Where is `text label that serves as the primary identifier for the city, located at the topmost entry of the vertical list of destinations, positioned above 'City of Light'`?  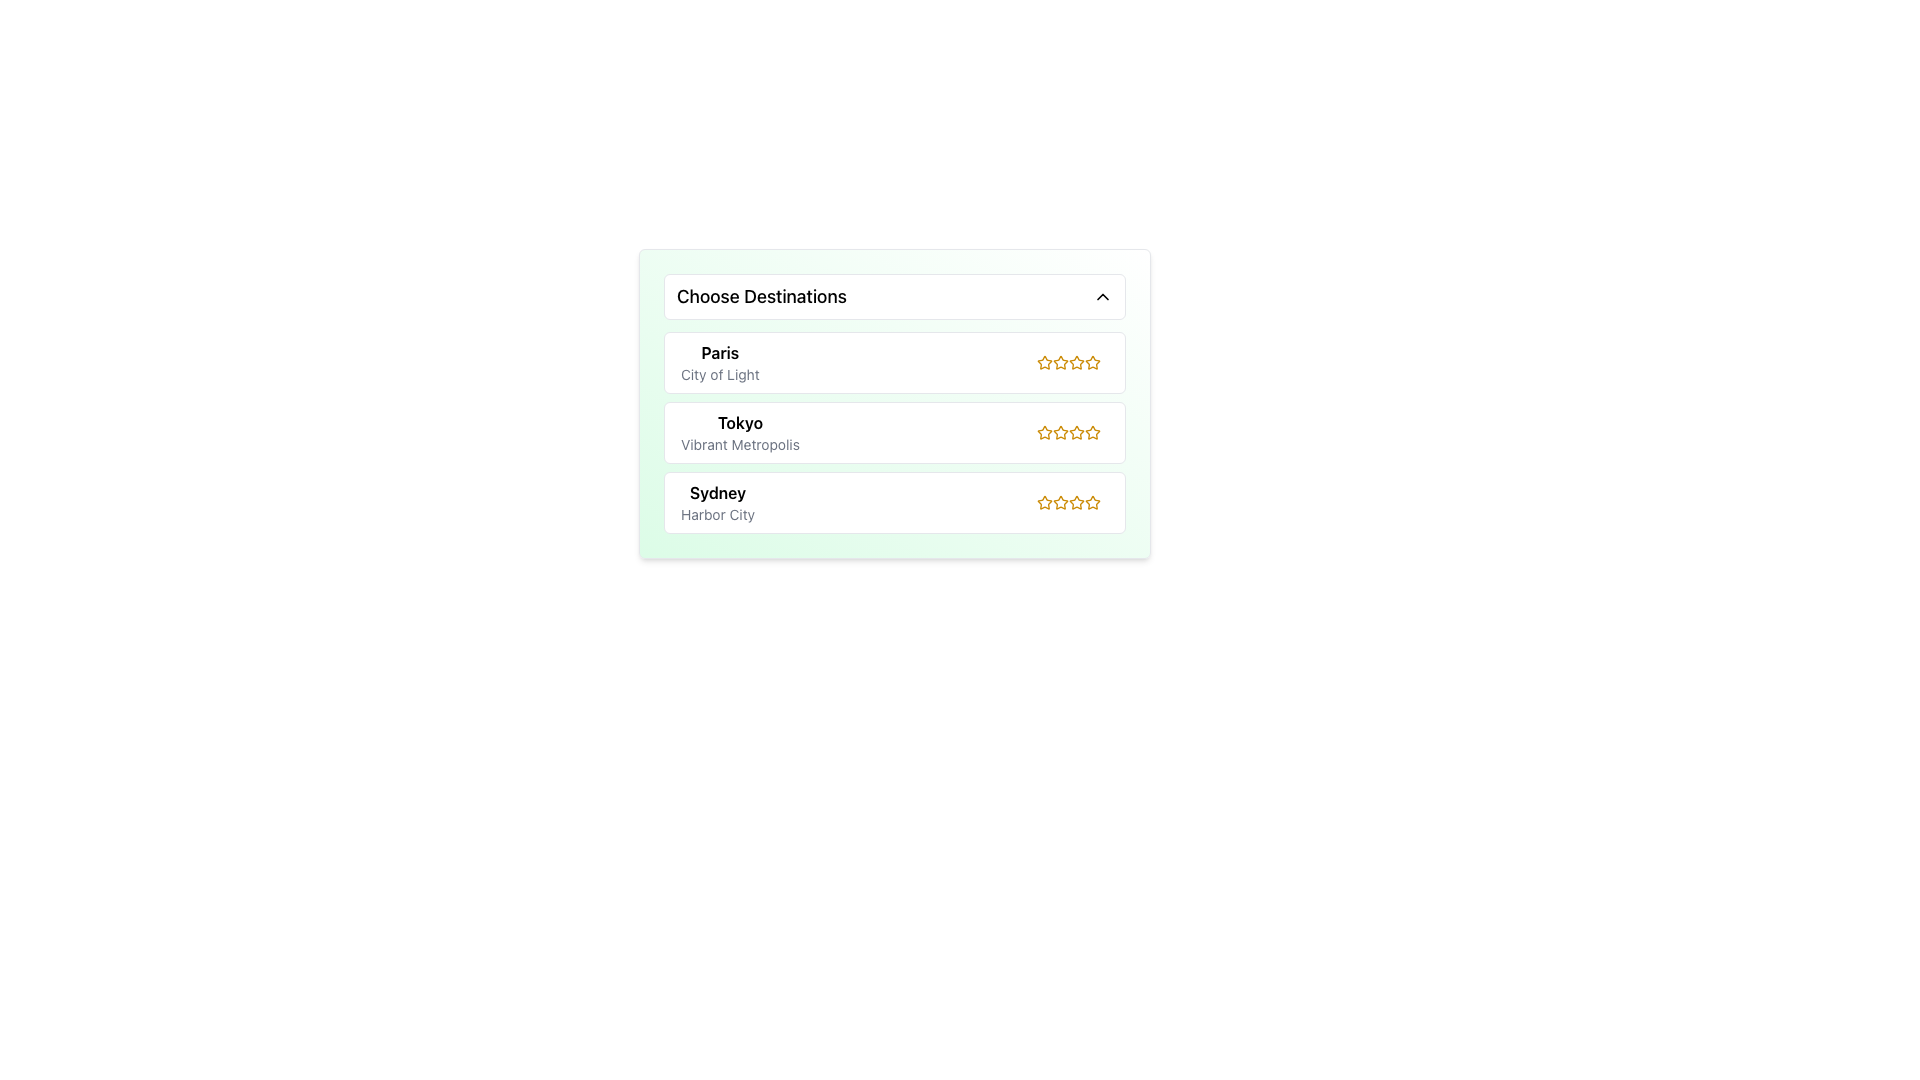
text label that serves as the primary identifier for the city, located at the topmost entry of the vertical list of destinations, positioned above 'City of Light' is located at coordinates (720, 352).